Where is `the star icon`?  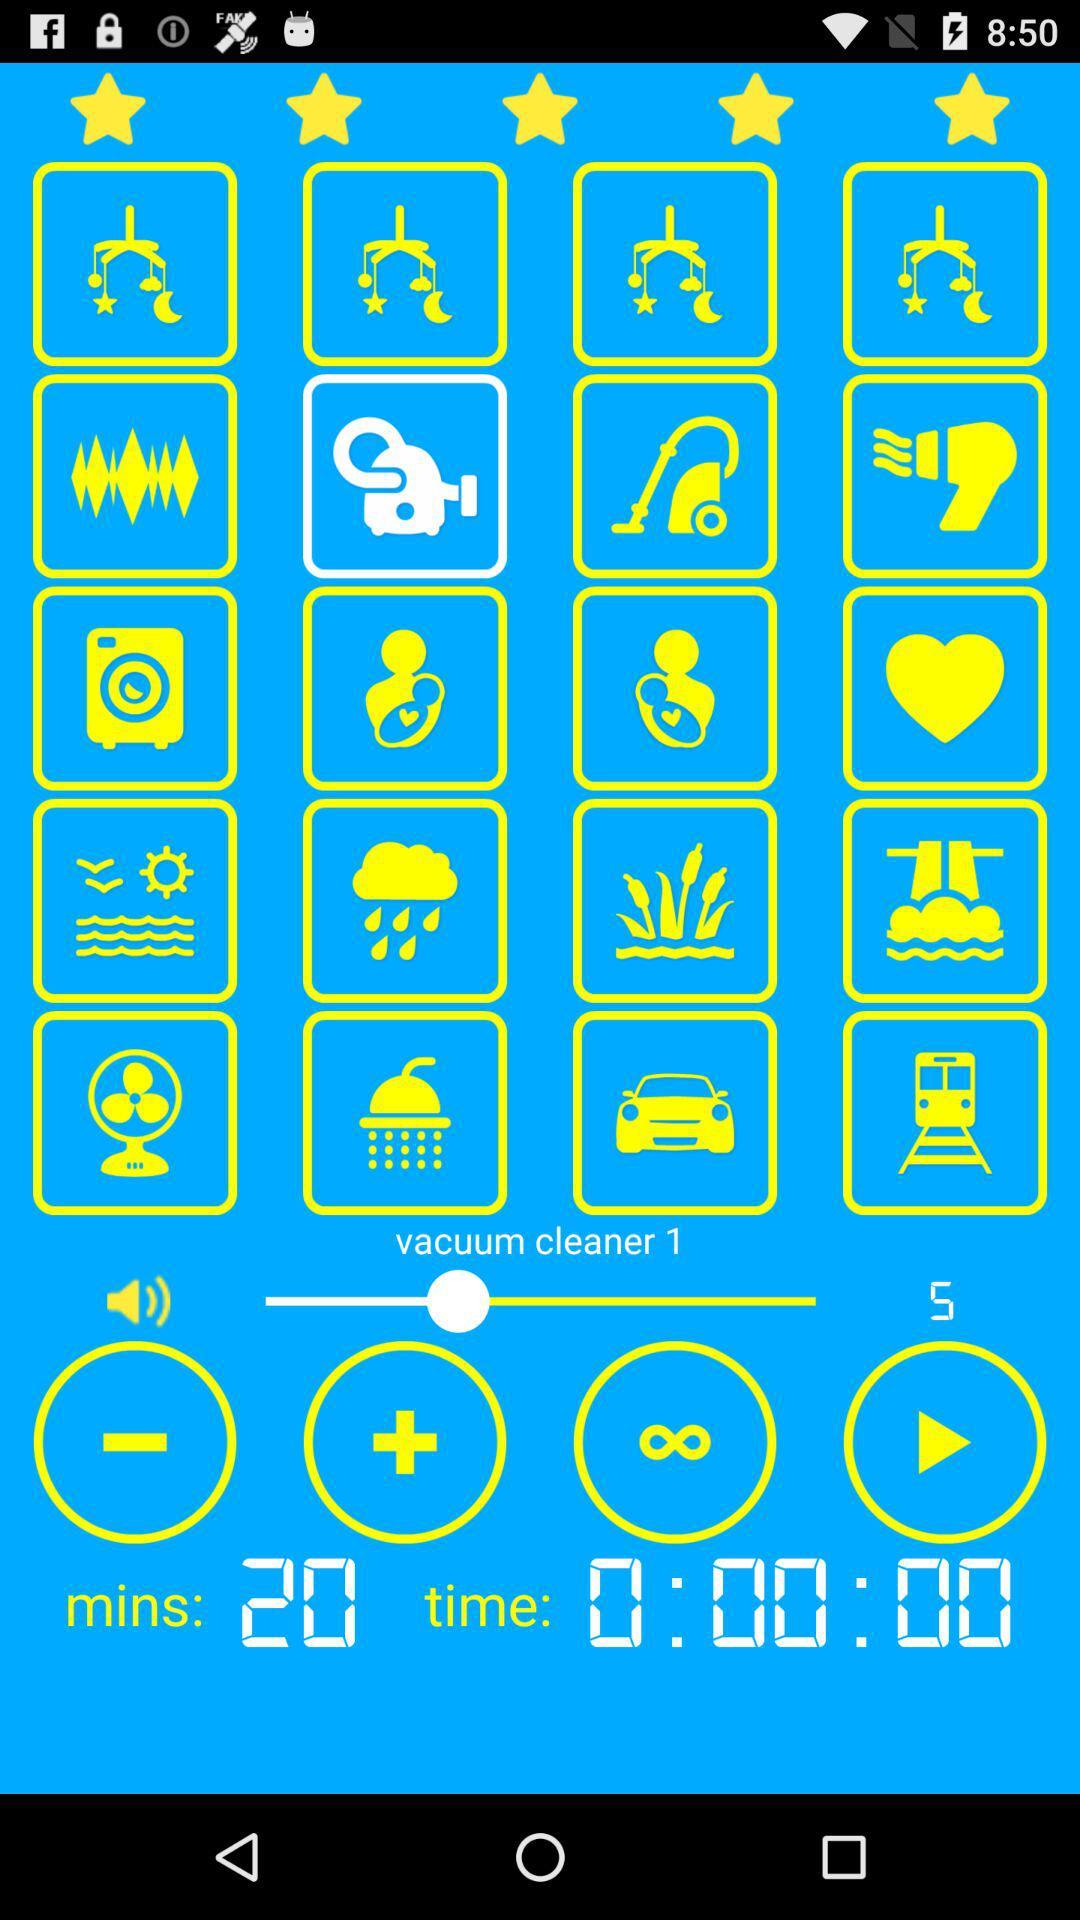 the star icon is located at coordinates (540, 115).